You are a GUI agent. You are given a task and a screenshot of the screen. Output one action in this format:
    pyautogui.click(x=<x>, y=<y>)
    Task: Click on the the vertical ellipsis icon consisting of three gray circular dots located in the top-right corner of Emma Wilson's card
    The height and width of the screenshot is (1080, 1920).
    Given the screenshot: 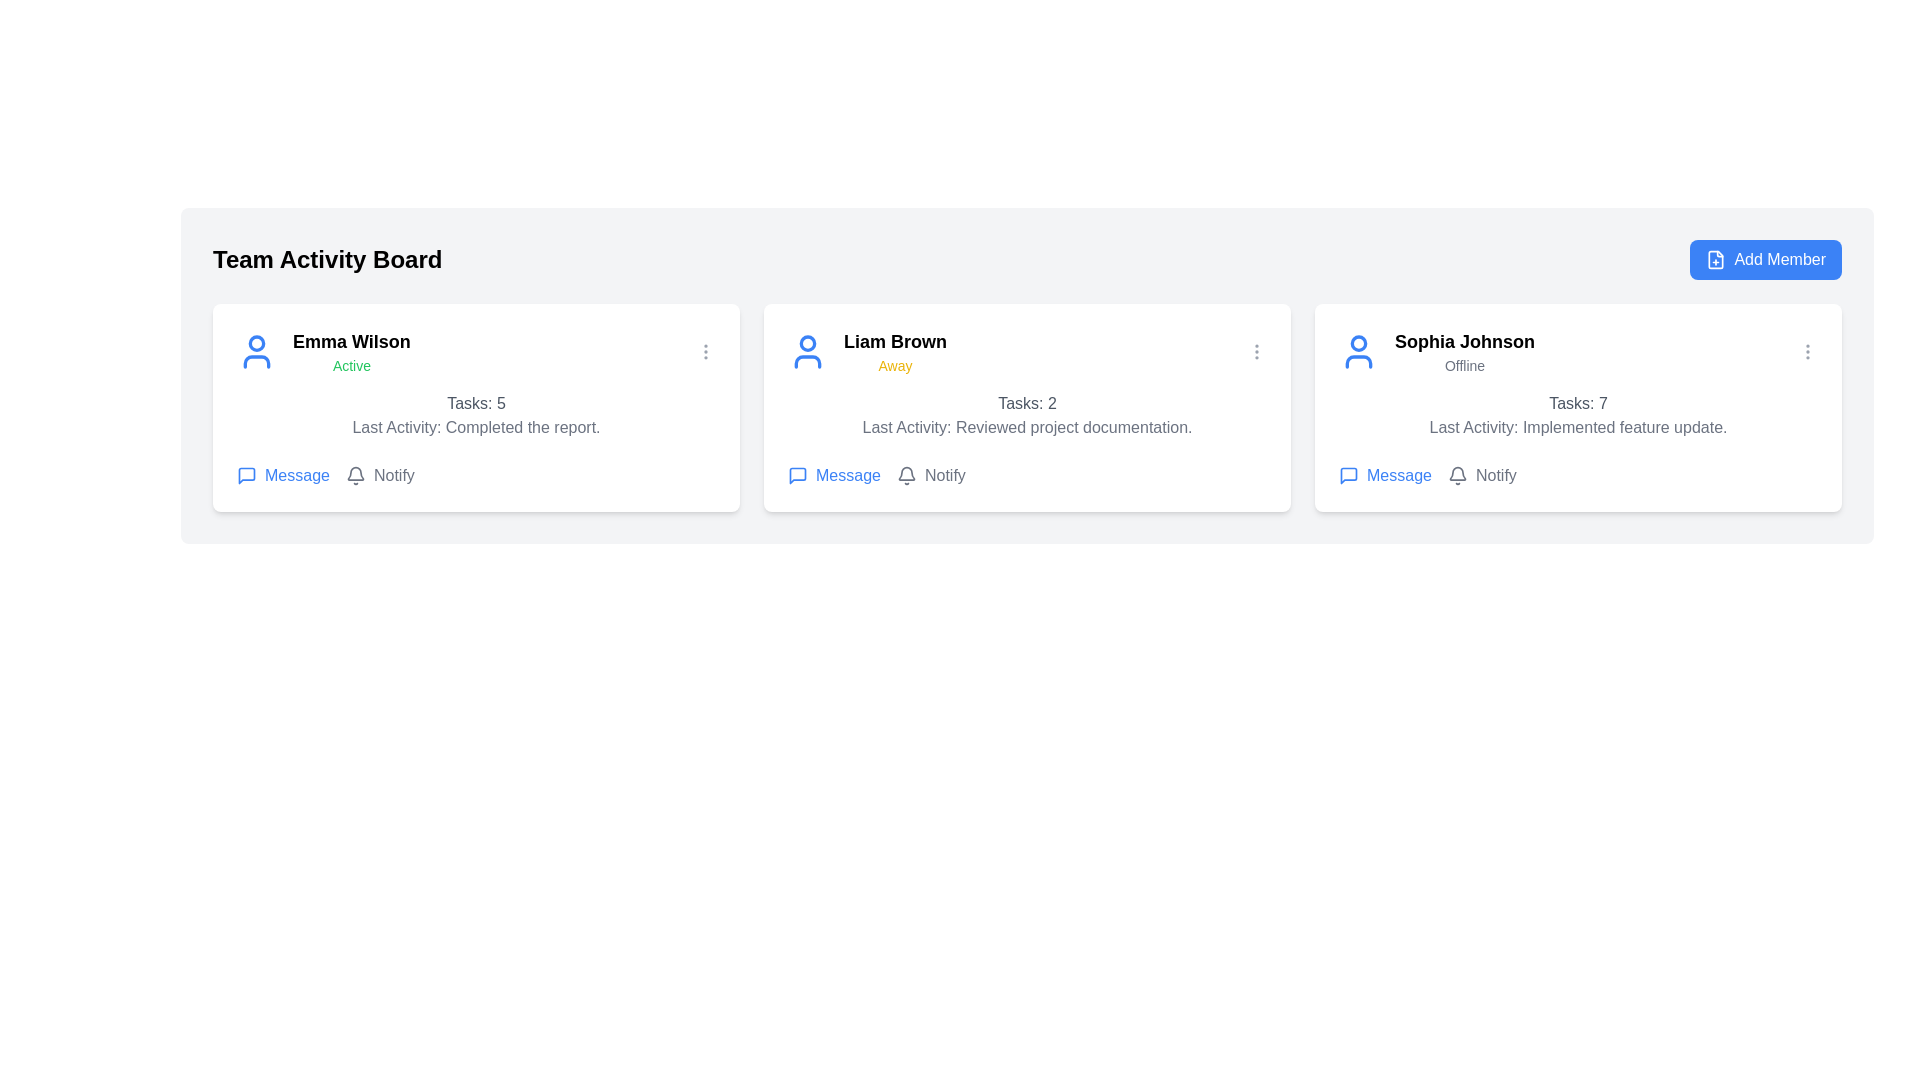 What is the action you would take?
    pyautogui.click(x=705, y=350)
    